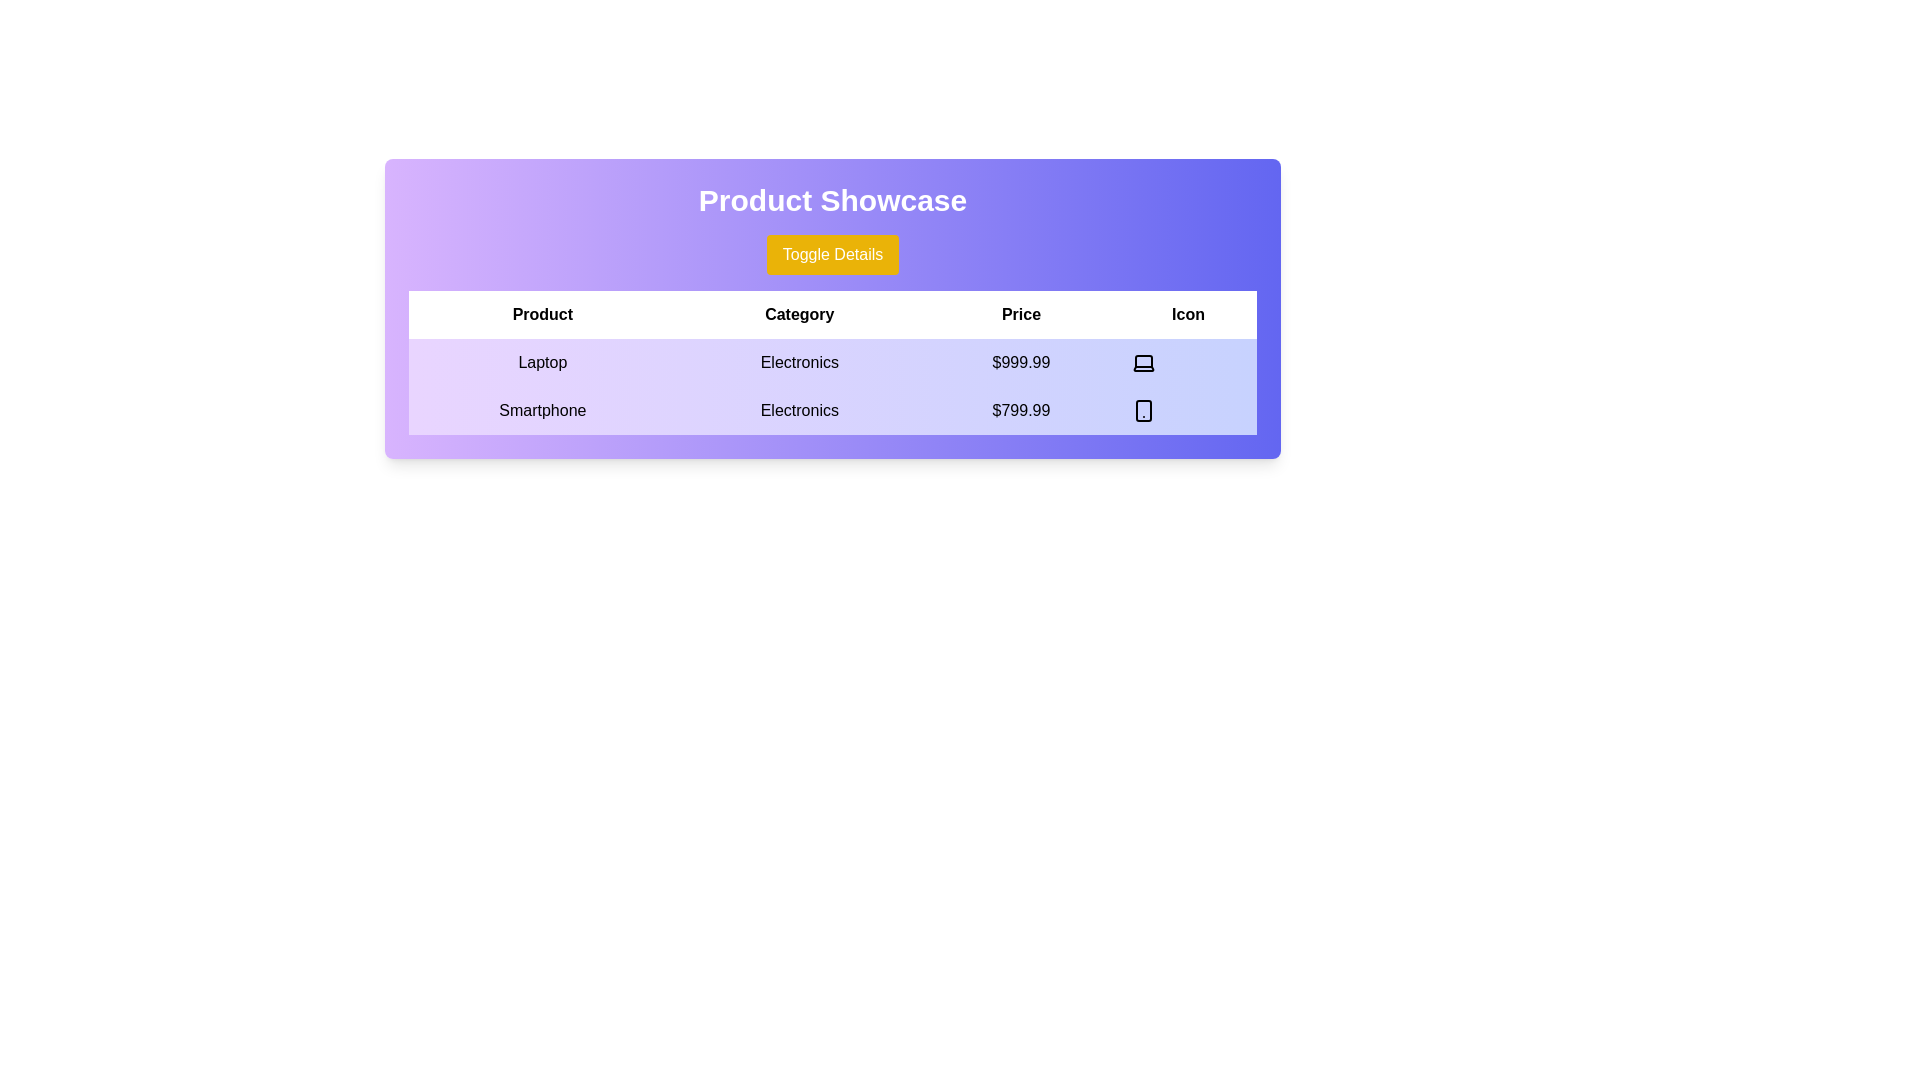 This screenshot has width=1920, height=1080. What do you see at coordinates (1021, 315) in the screenshot?
I see `the 'Price' header in the table, which indicates the corresponding data for prices of listed items` at bounding box center [1021, 315].